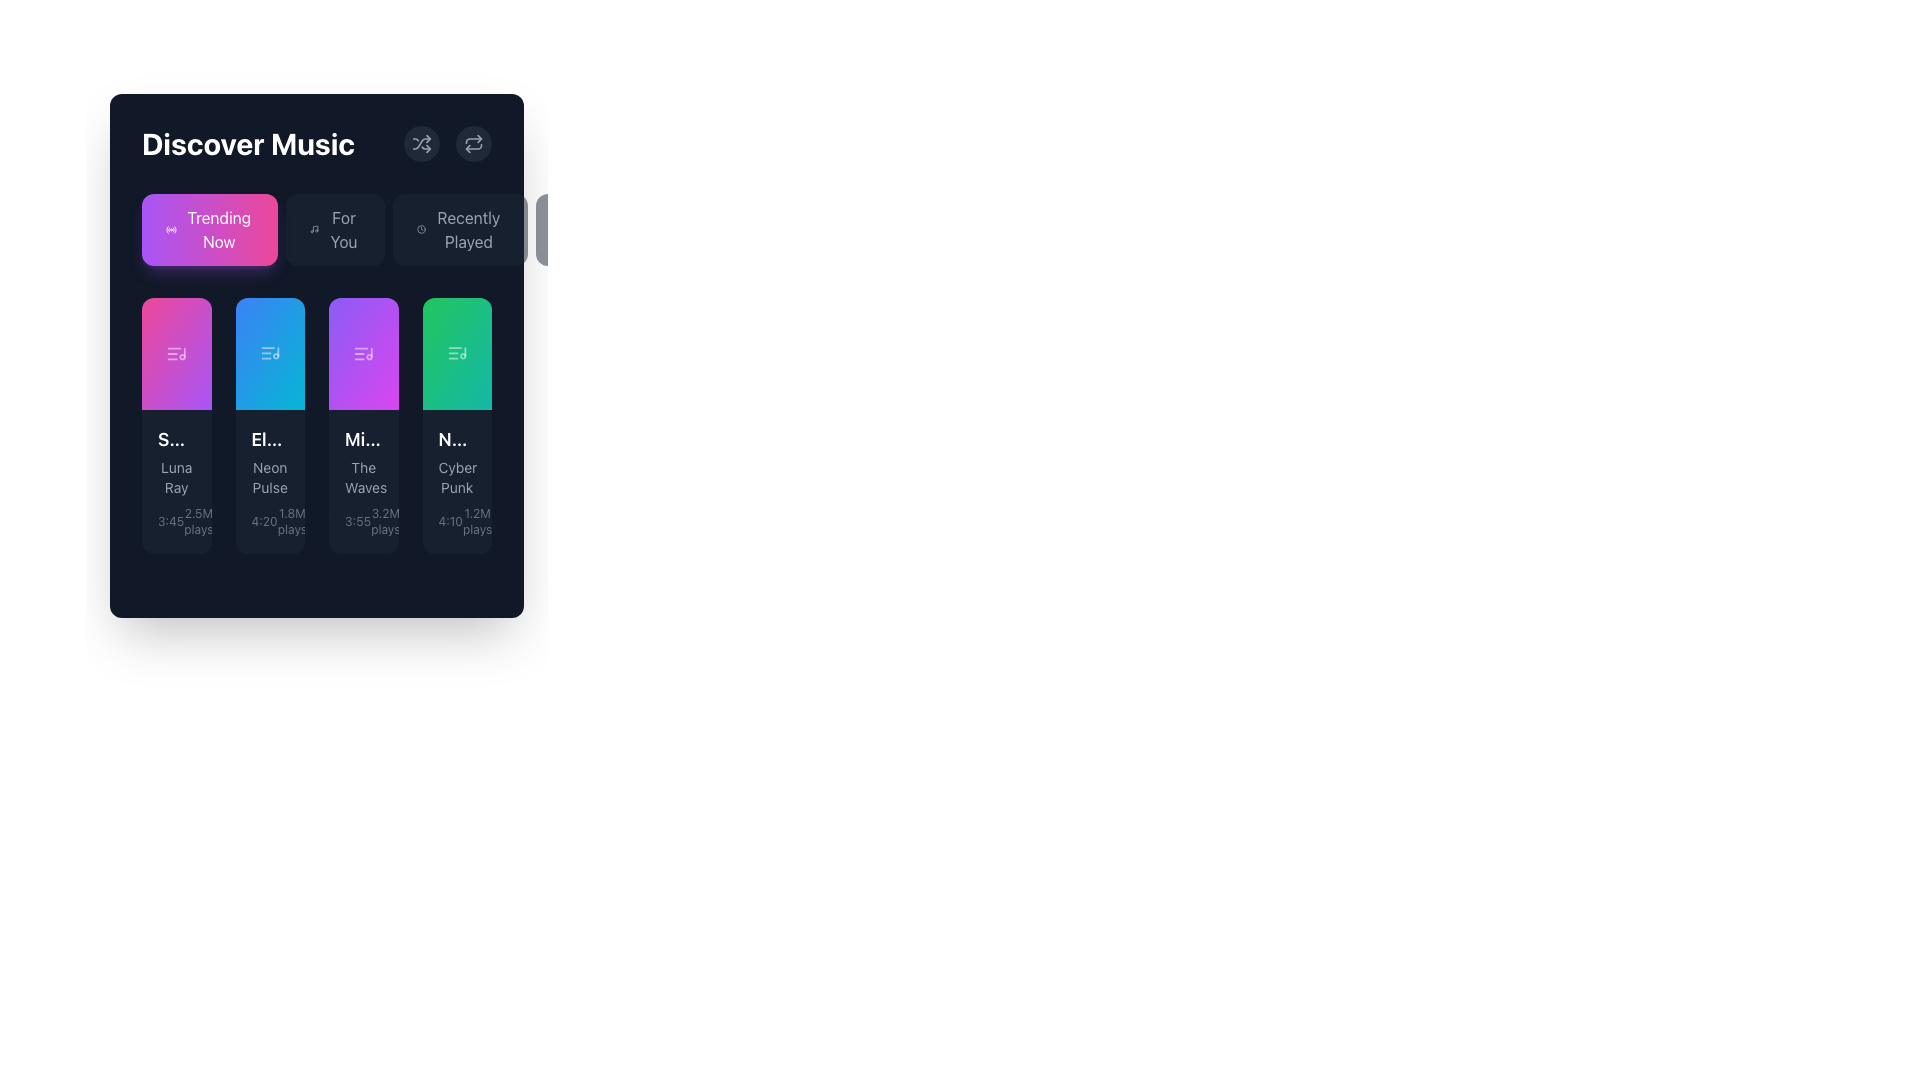 This screenshot has width=1920, height=1080. I want to click on the play icon, which is a triangular shape with a minimalistic outline design, located centrally within the green card labeled 'Cyber Punk', so click(458, 353).